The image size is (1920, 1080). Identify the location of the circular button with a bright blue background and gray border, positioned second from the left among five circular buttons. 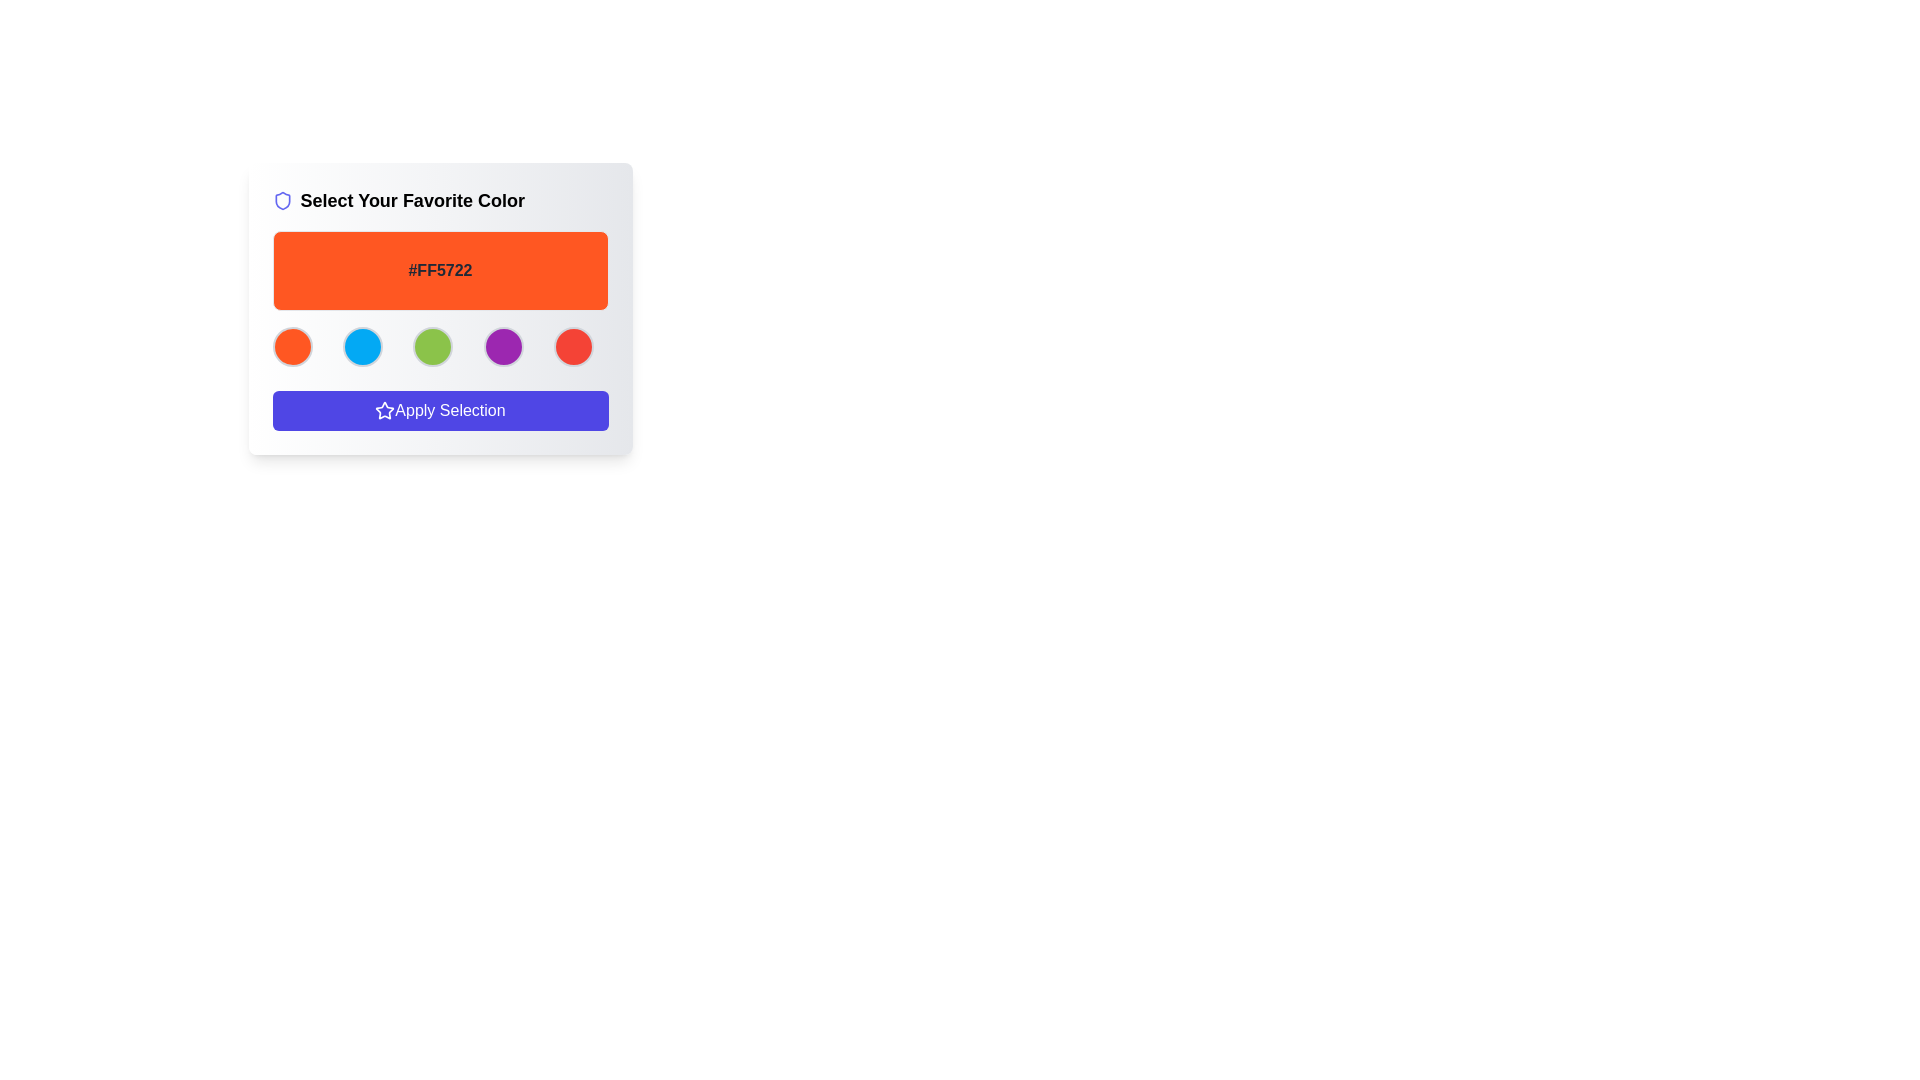
(362, 346).